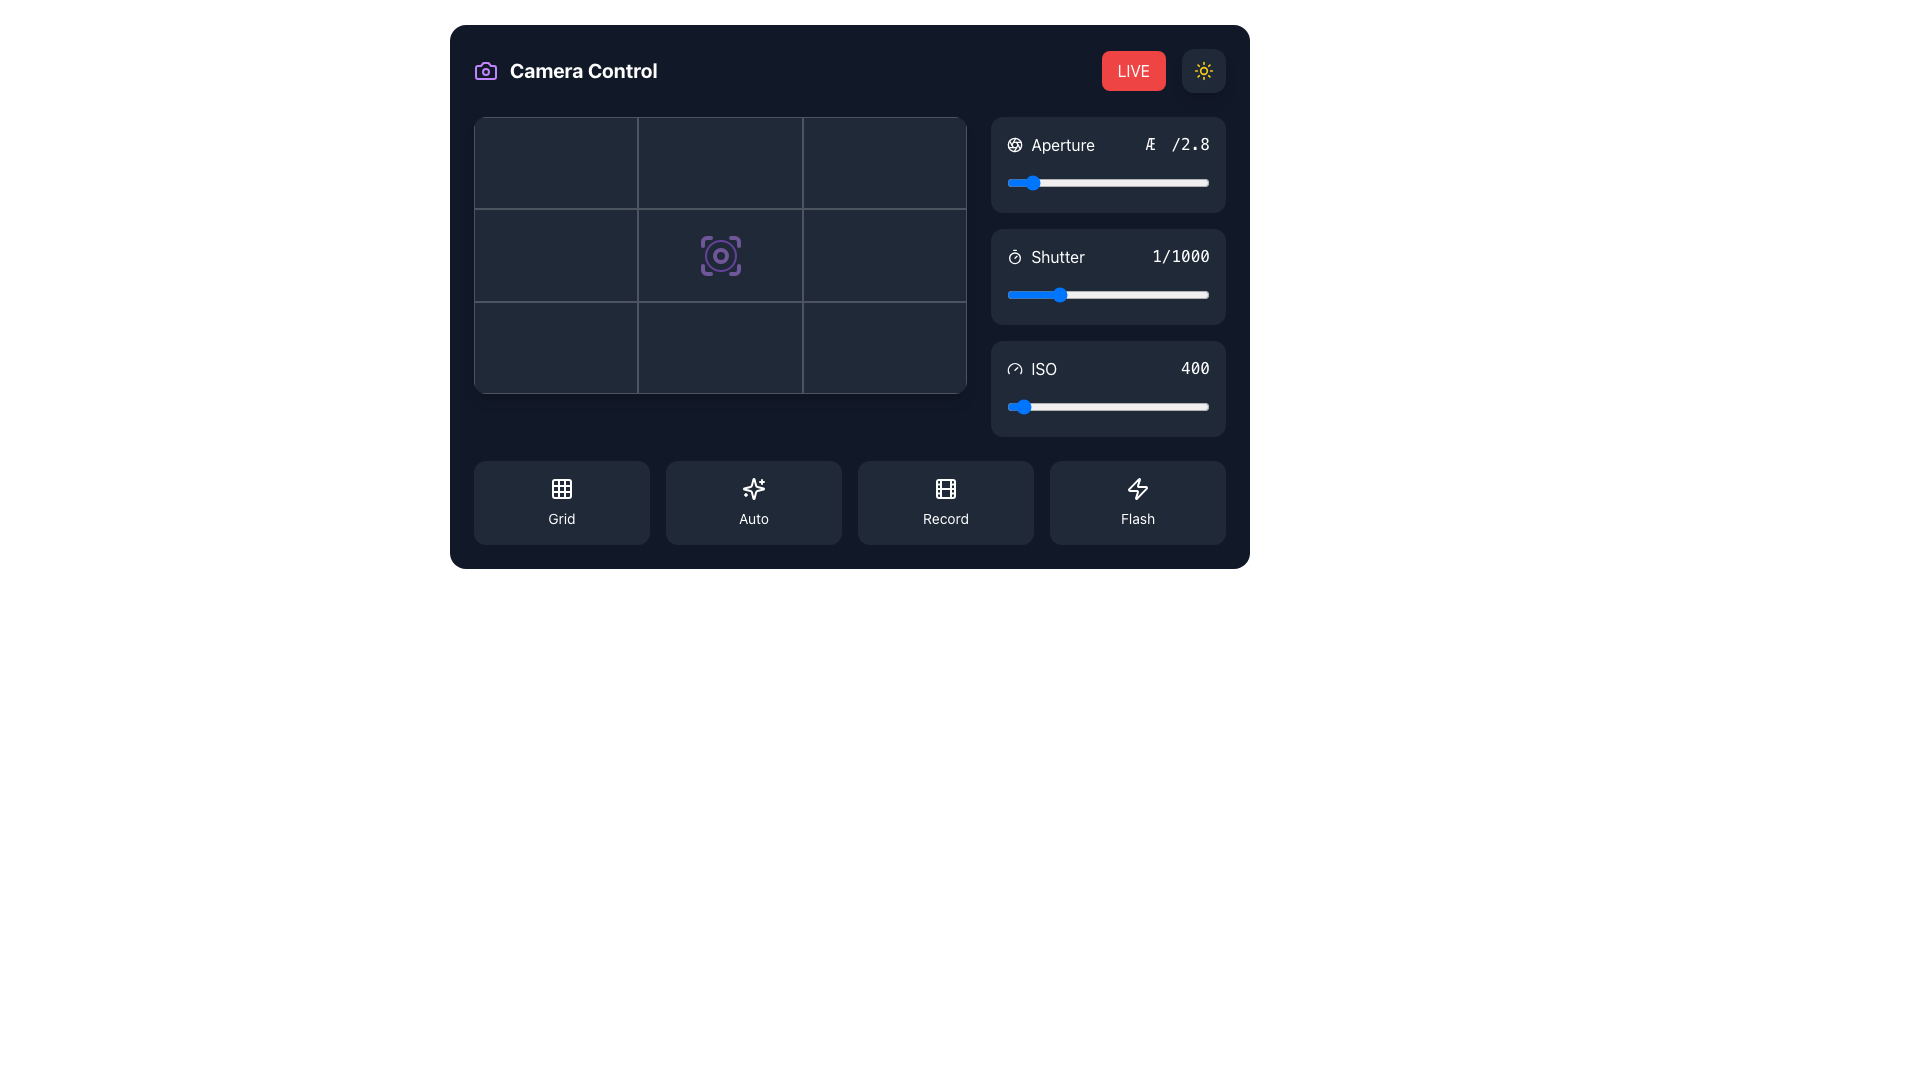 The image size is (1920, 1080). I want to click on the camera frame icon located within the camera icon in the top-left corner of the interface, beside the 'Camera Control' label, so click(485, 69).